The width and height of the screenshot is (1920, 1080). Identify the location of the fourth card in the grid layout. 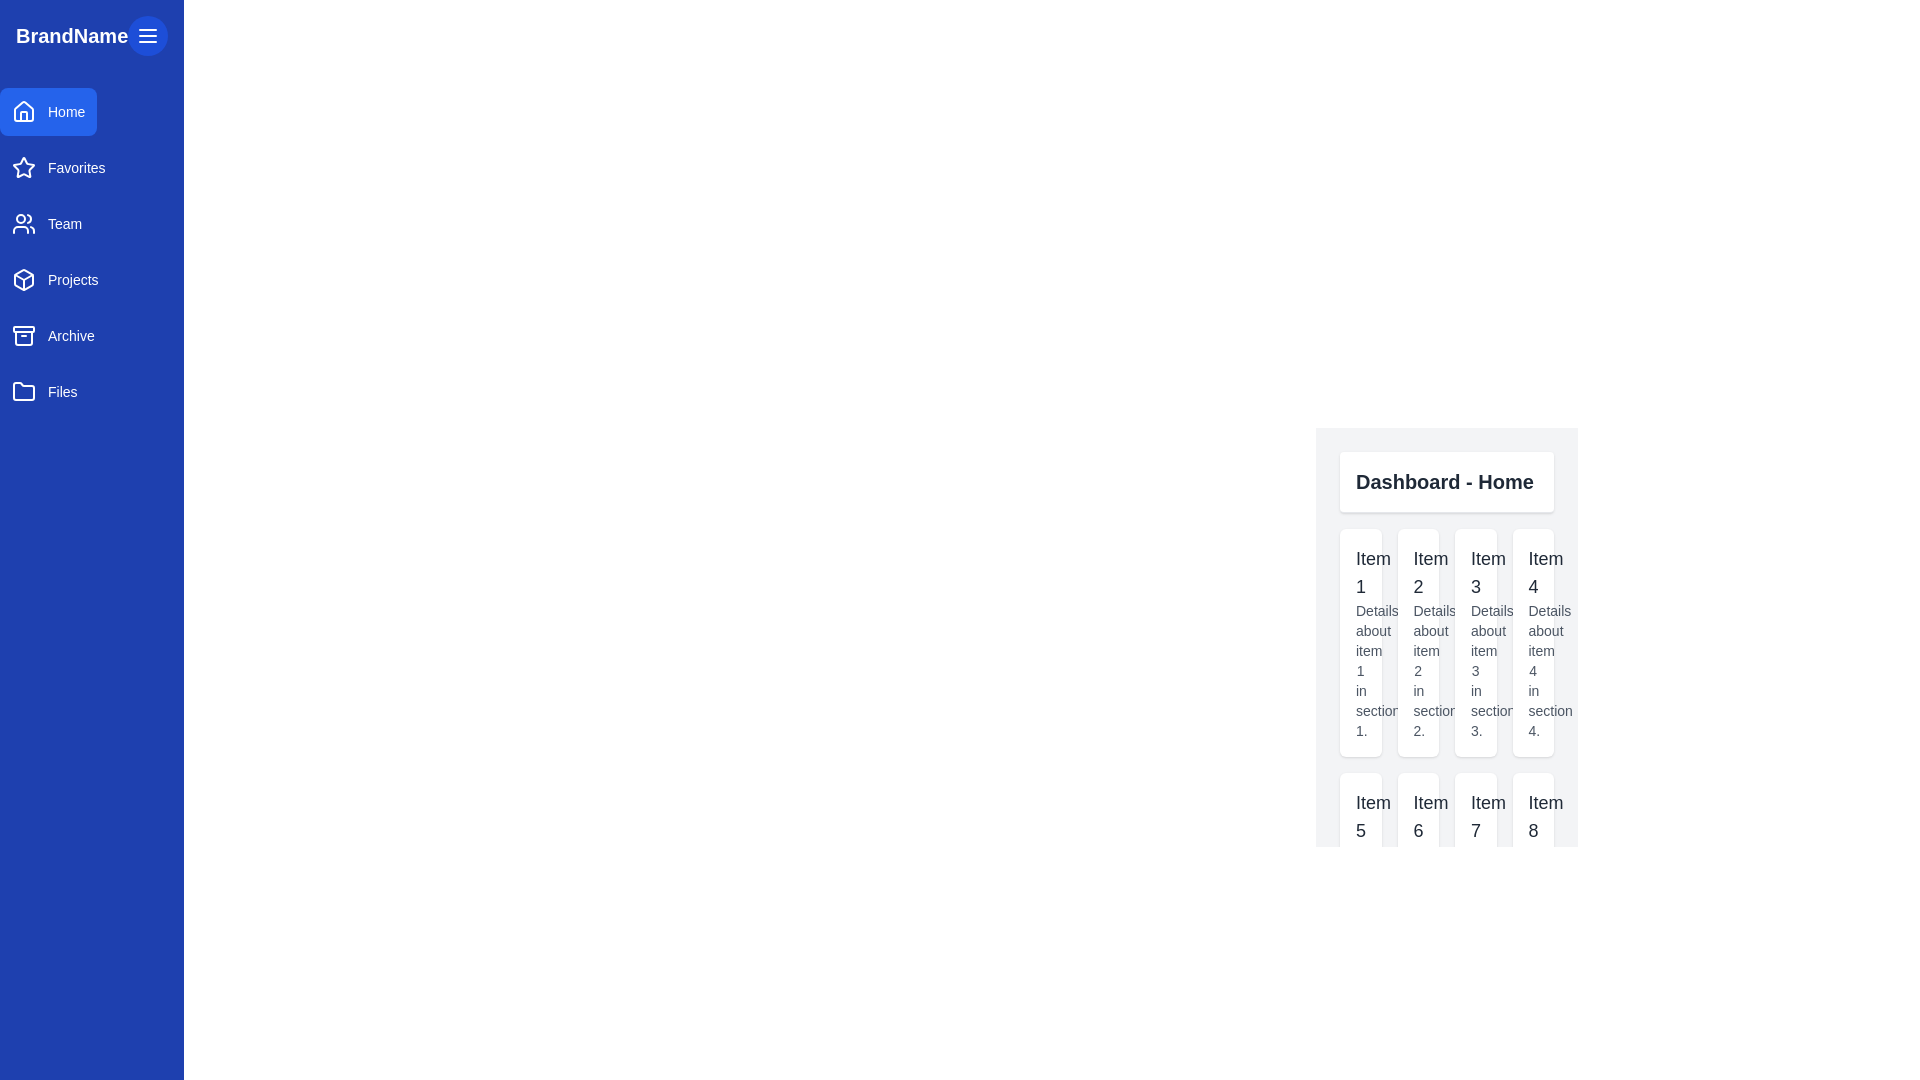
(1532, 643).